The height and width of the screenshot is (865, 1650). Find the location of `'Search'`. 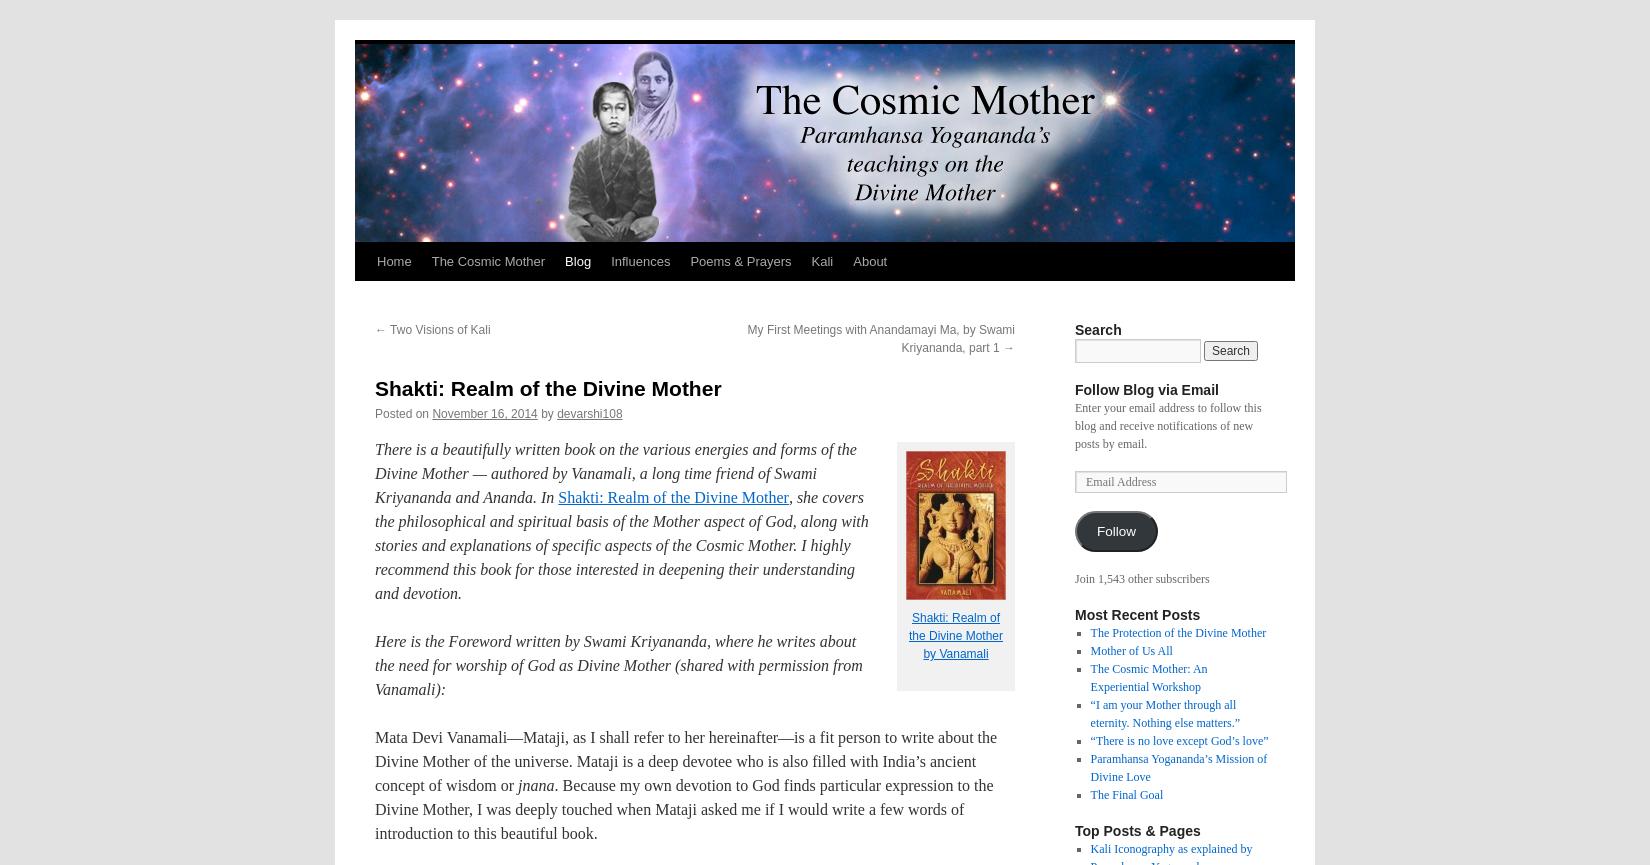

'Search' is located at coordinates (1074, 329).